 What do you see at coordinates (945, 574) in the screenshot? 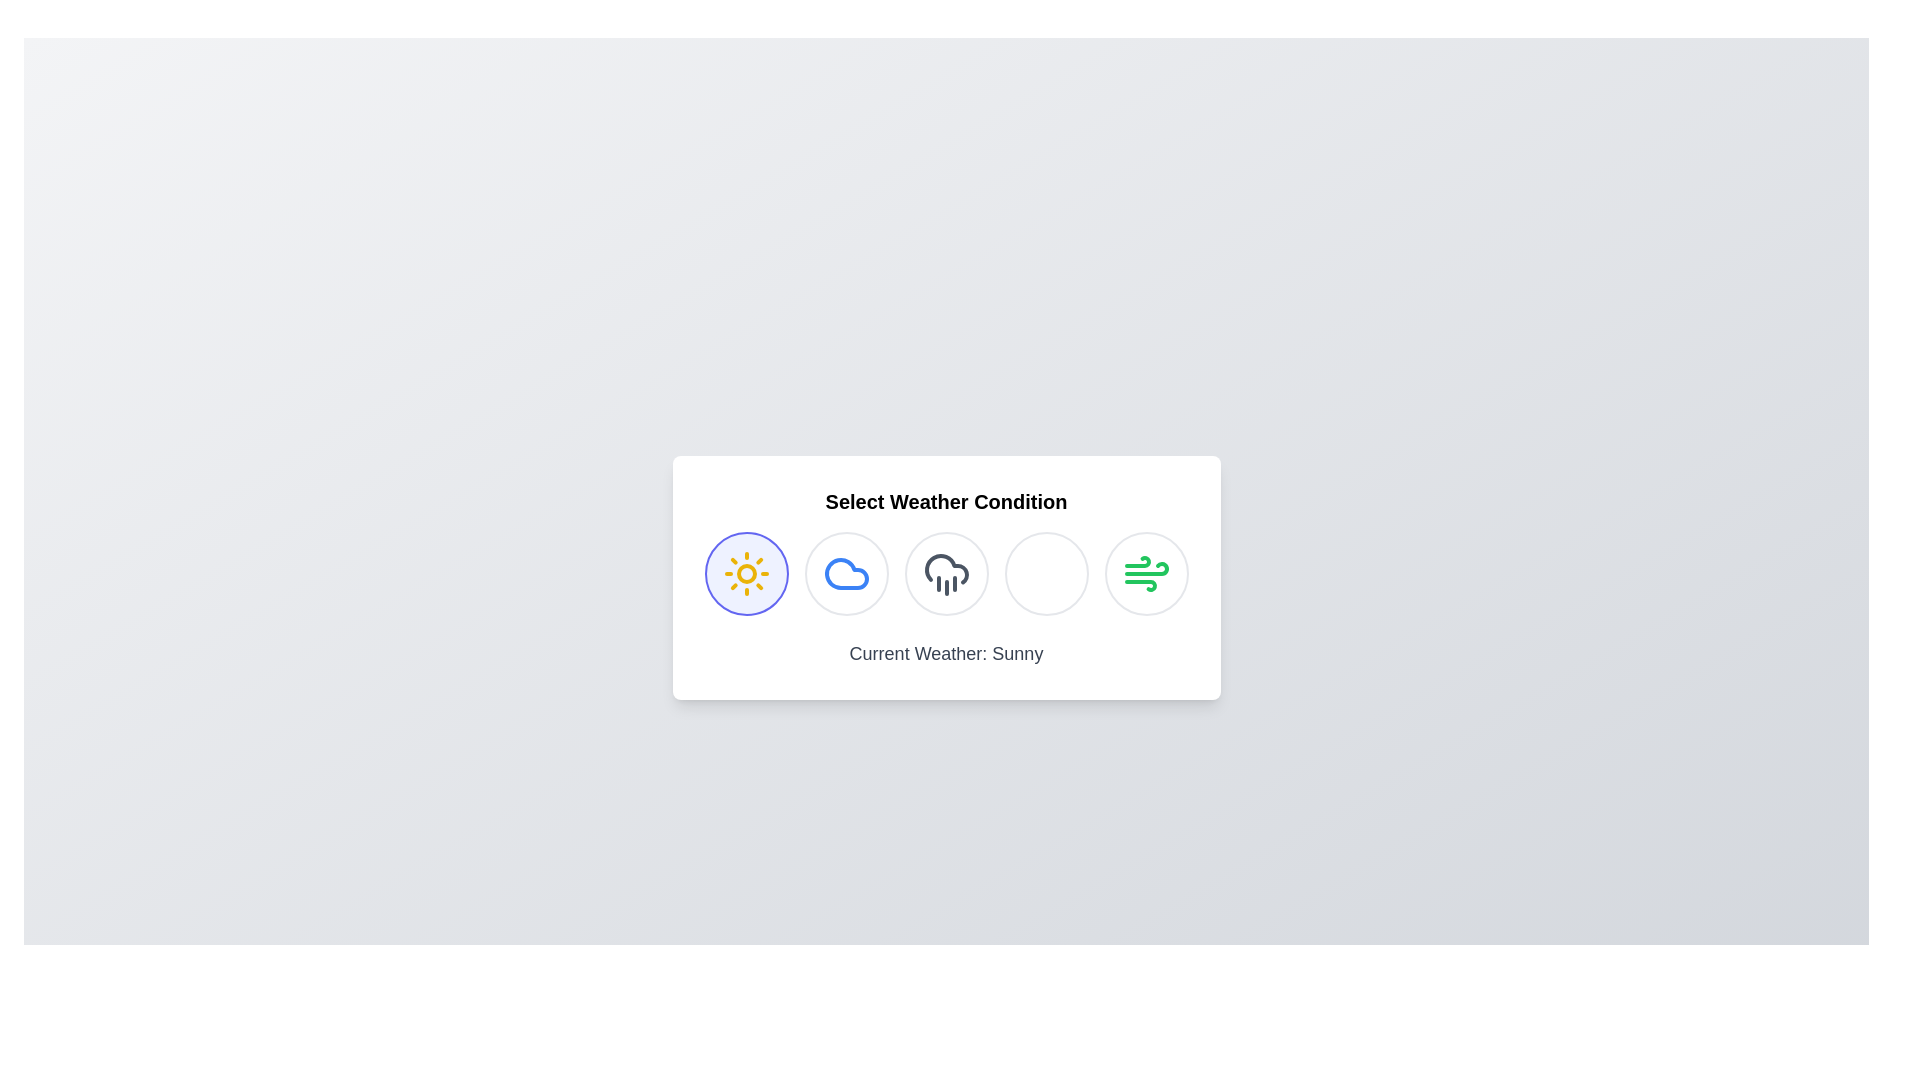
I see `the third circular icon button representing rainy weather` at bounding box center [945, 574].